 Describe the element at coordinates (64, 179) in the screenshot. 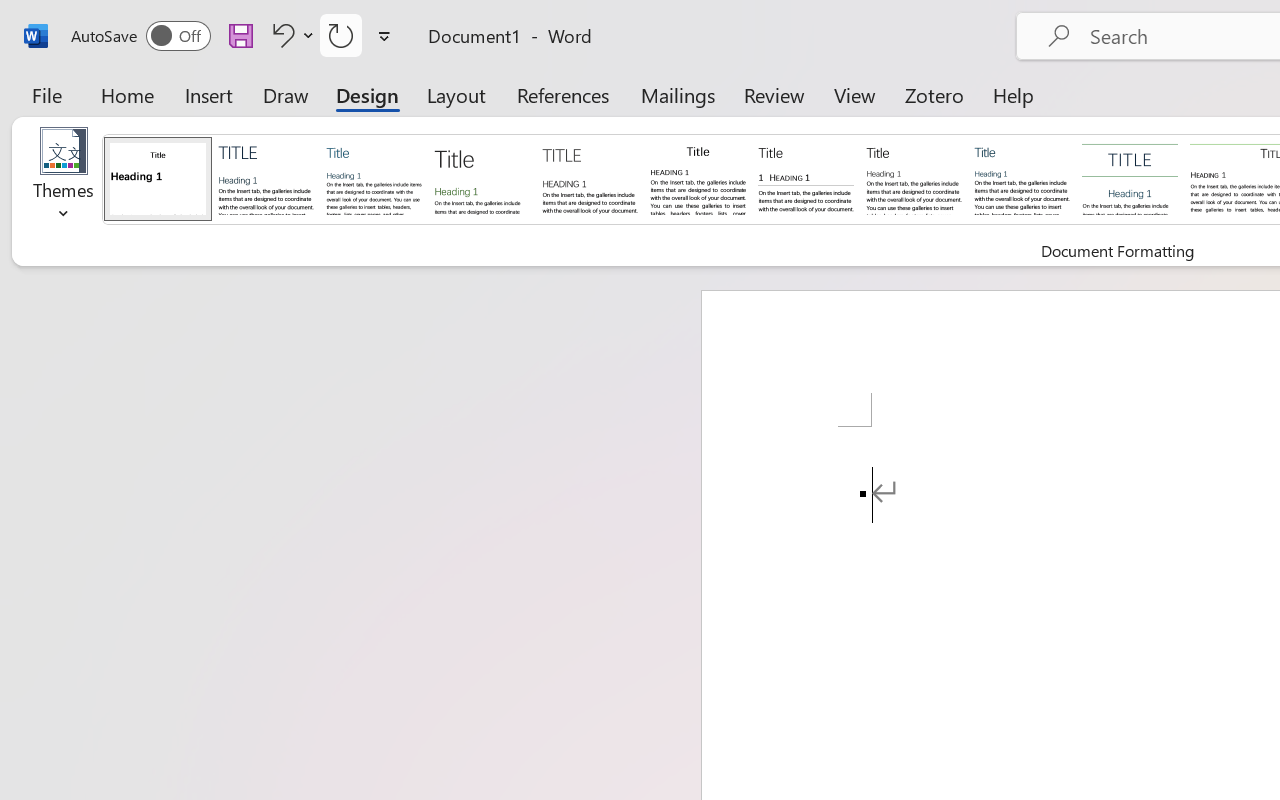

I see `'Themes'` at that location.